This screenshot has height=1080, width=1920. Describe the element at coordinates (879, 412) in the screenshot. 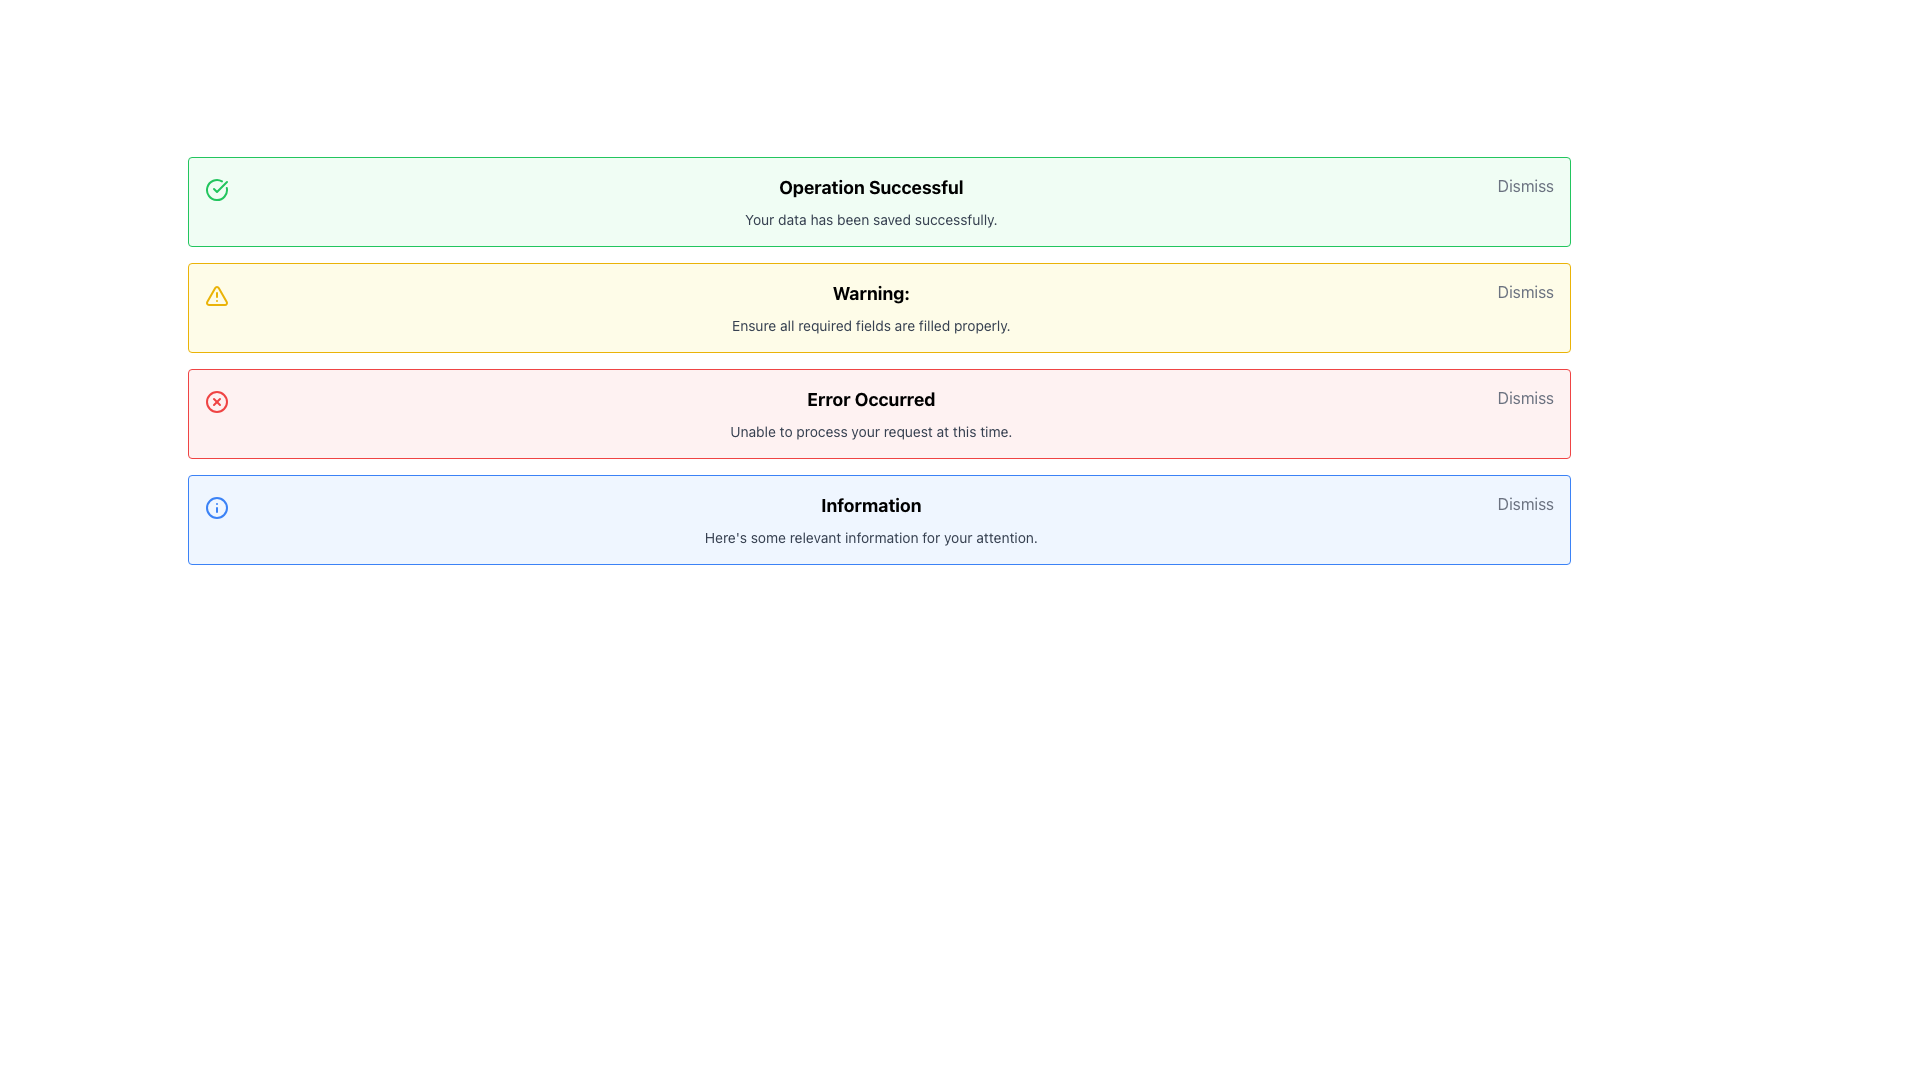

I see `the third notification panel down` at that location.